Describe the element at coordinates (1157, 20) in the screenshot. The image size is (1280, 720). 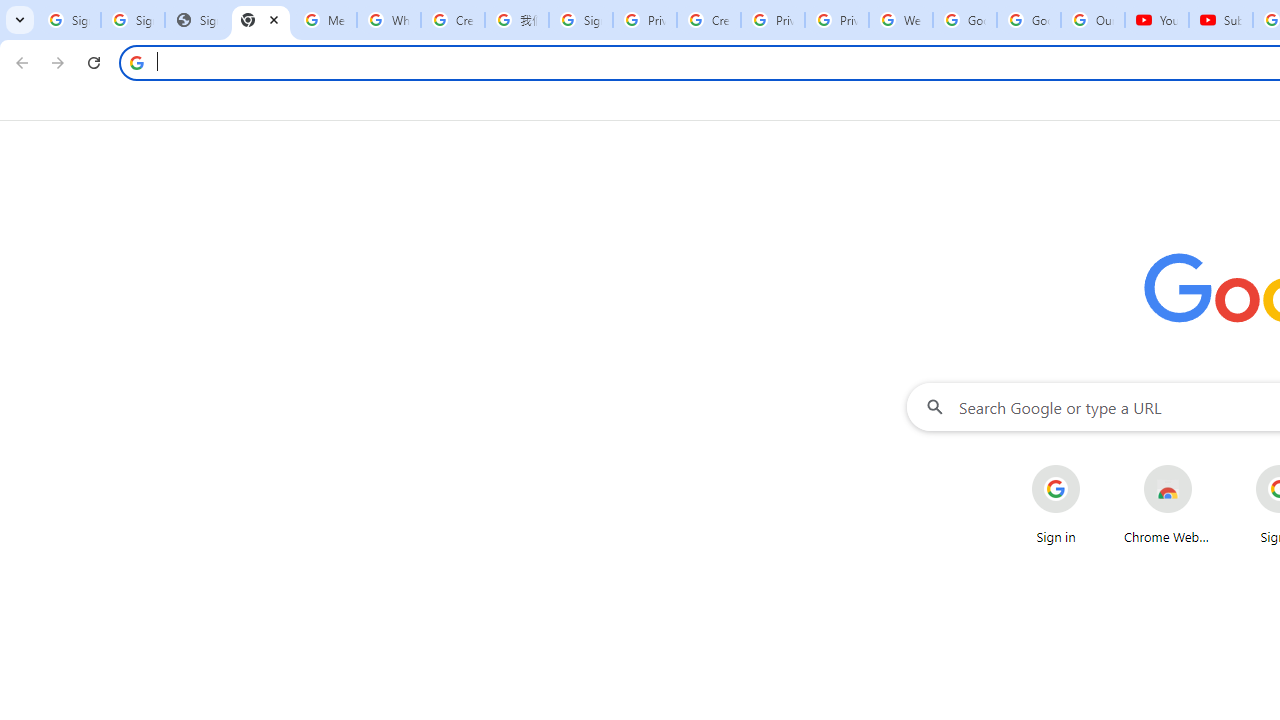
I see `'YouTube'` at that location.